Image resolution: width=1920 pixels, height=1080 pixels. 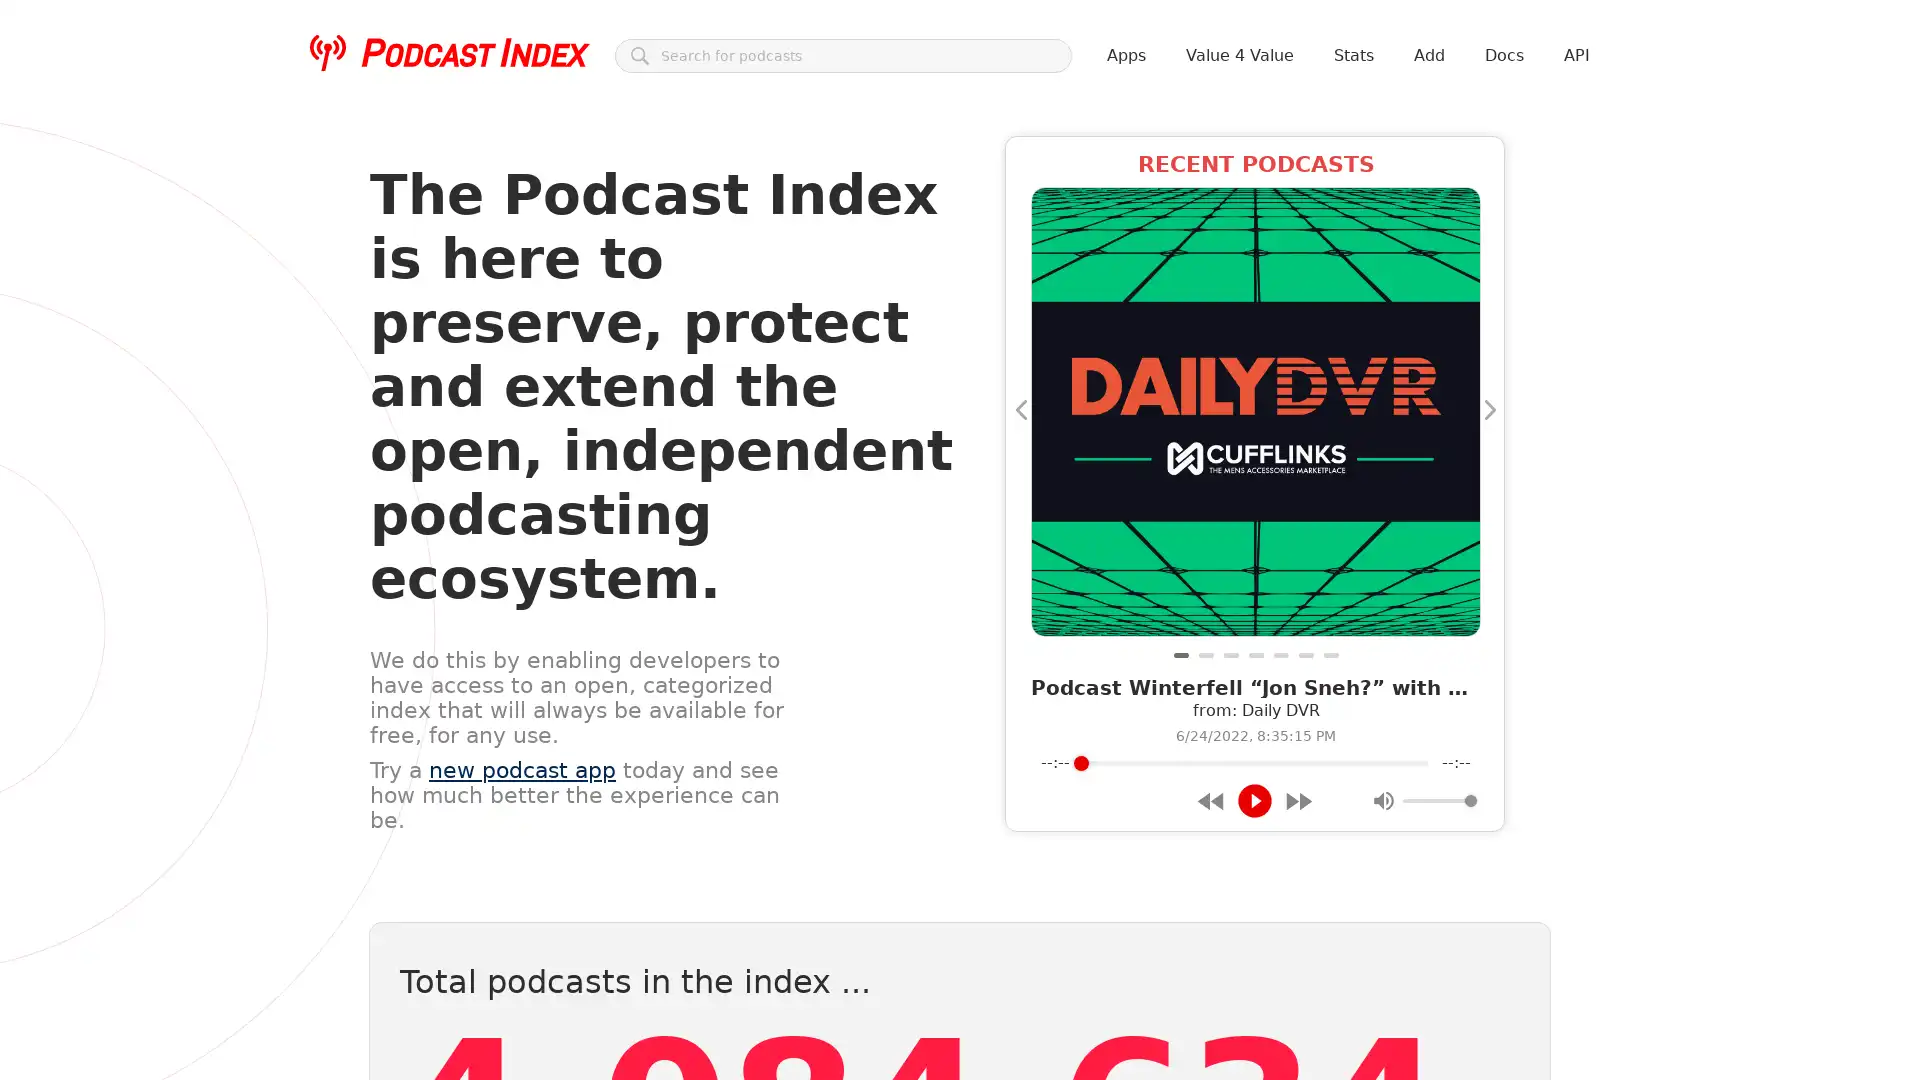 What do you see at coordinates (1254, 655) in the screenshot?
I see `Caja Magica. 6.22.22` at bounding box center [1254, 655].